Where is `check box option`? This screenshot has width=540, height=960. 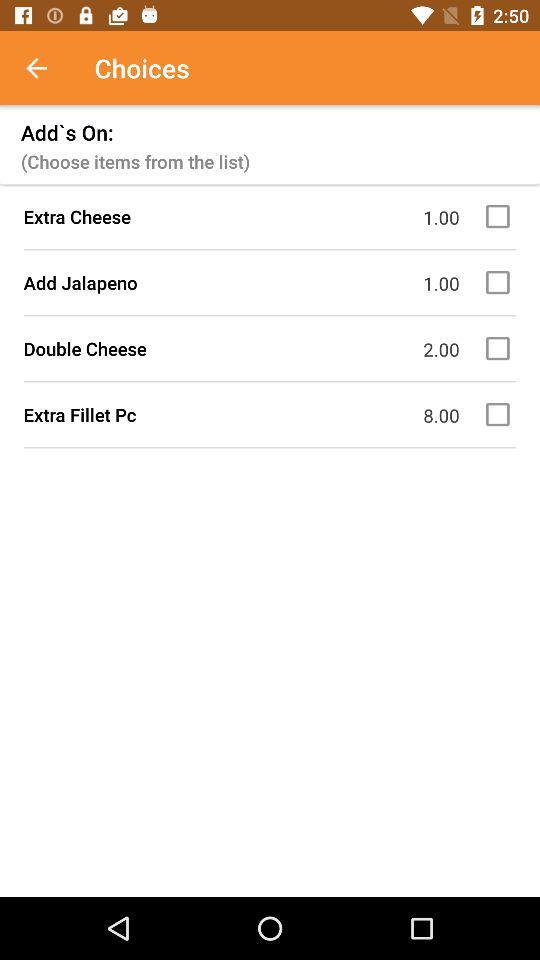 check box option is located at coordinates (500, 281).